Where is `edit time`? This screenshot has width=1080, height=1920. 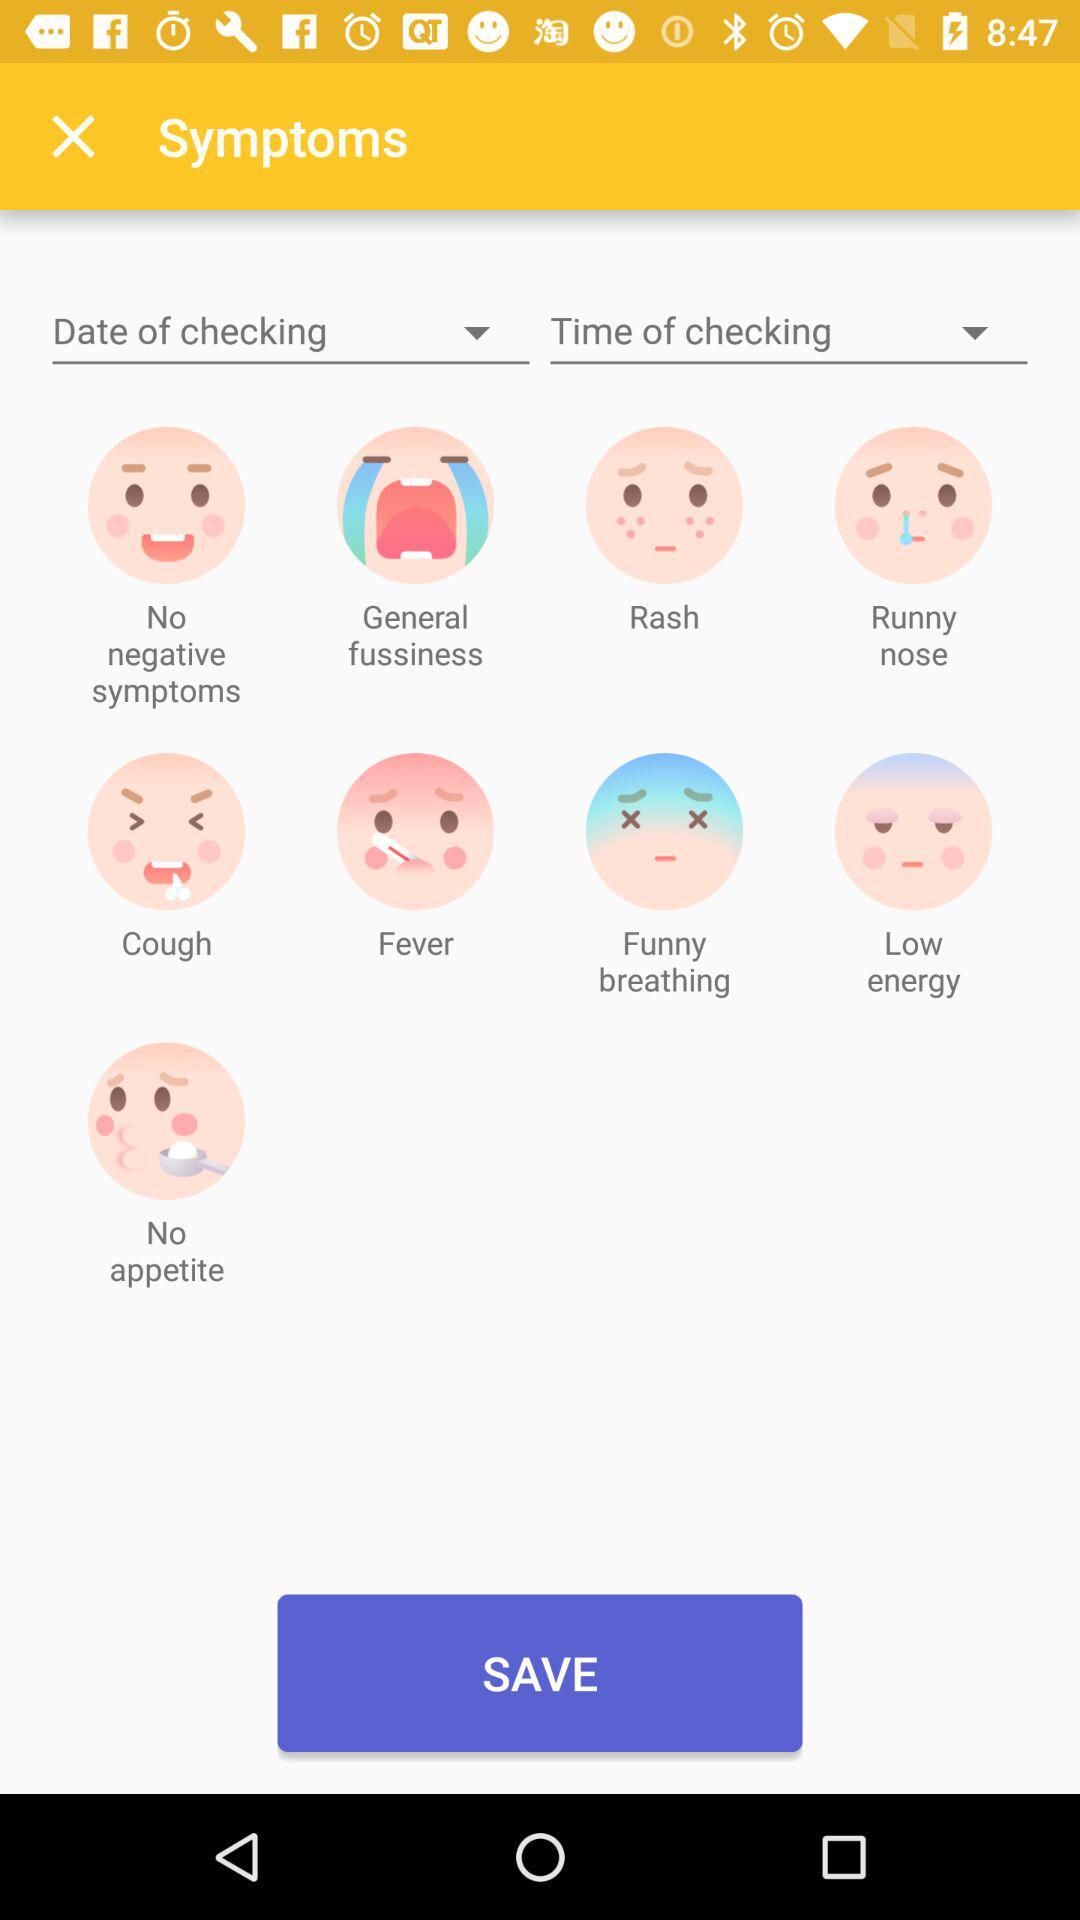
edit time is located at coordinates (788, 332).